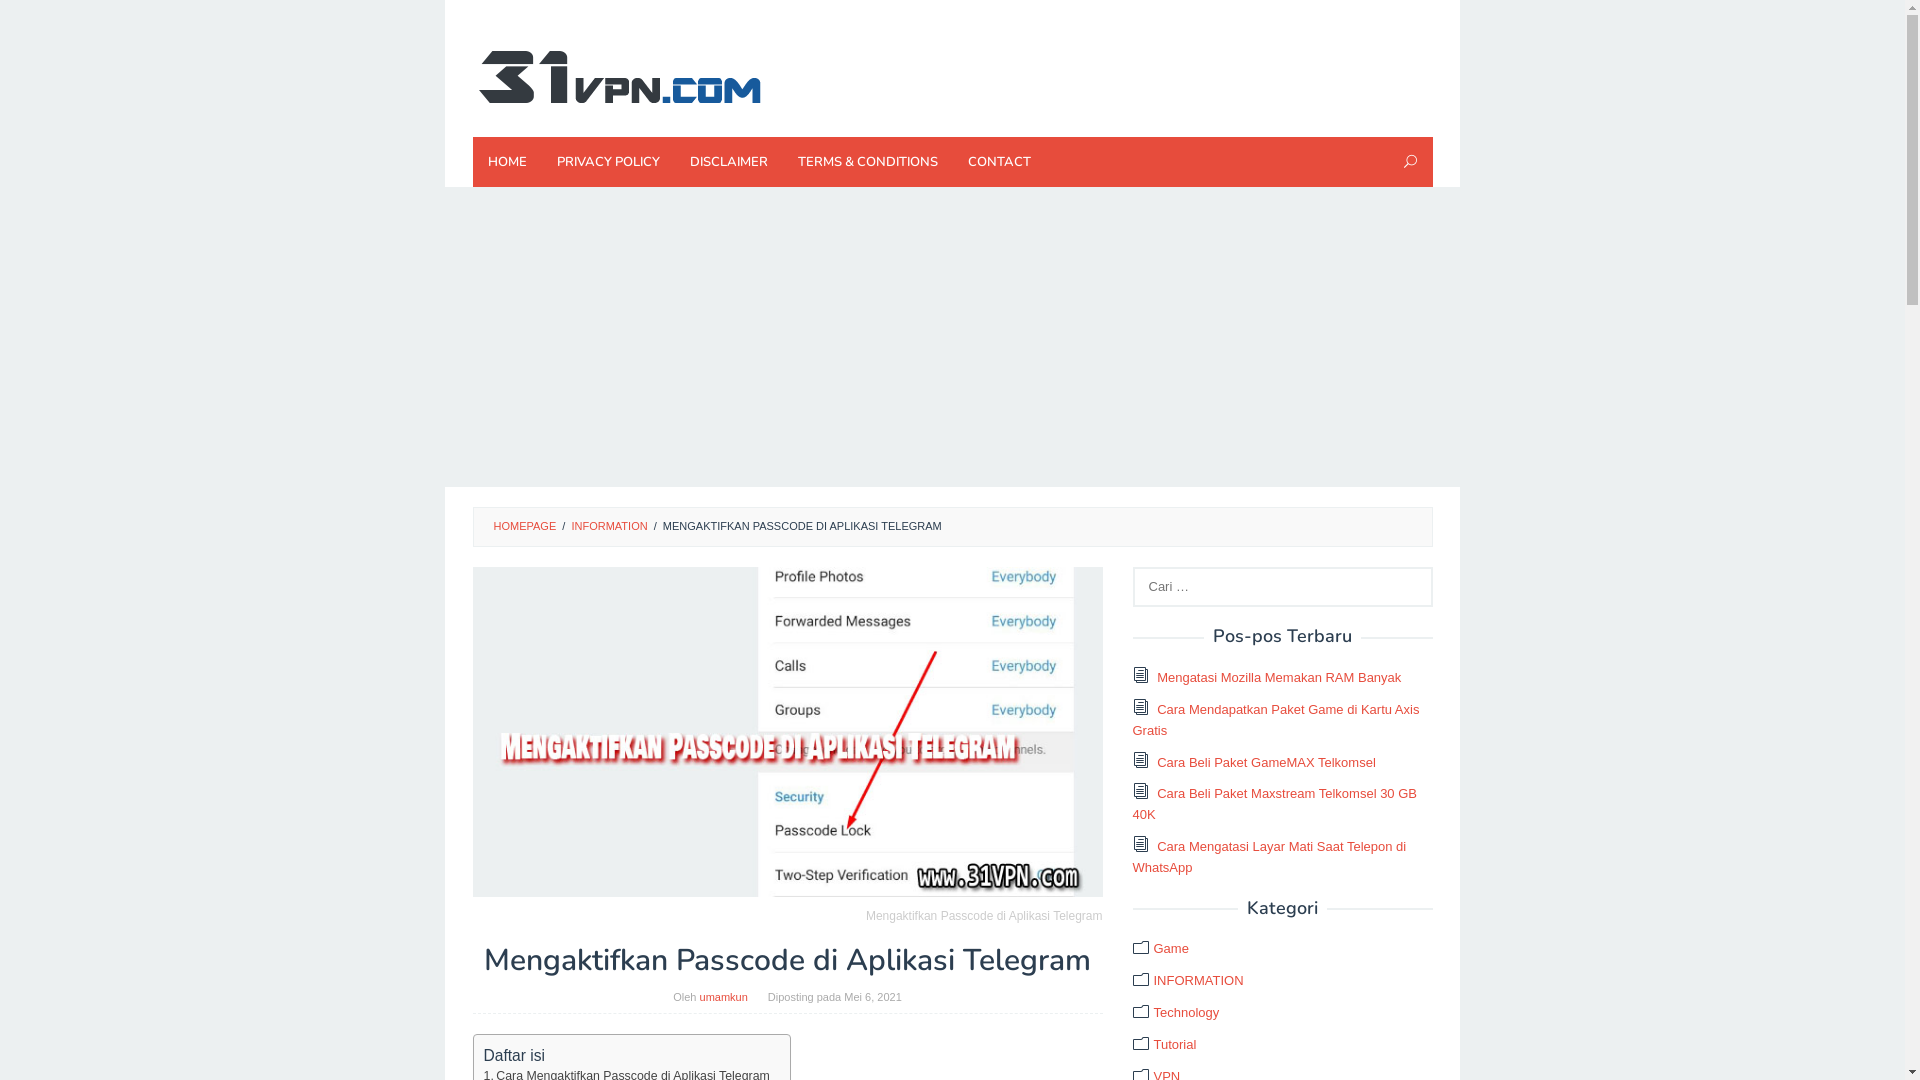 The height and width of the screenshot is (1080, 1920). I want to click on 'HOME', so click(506, 161).